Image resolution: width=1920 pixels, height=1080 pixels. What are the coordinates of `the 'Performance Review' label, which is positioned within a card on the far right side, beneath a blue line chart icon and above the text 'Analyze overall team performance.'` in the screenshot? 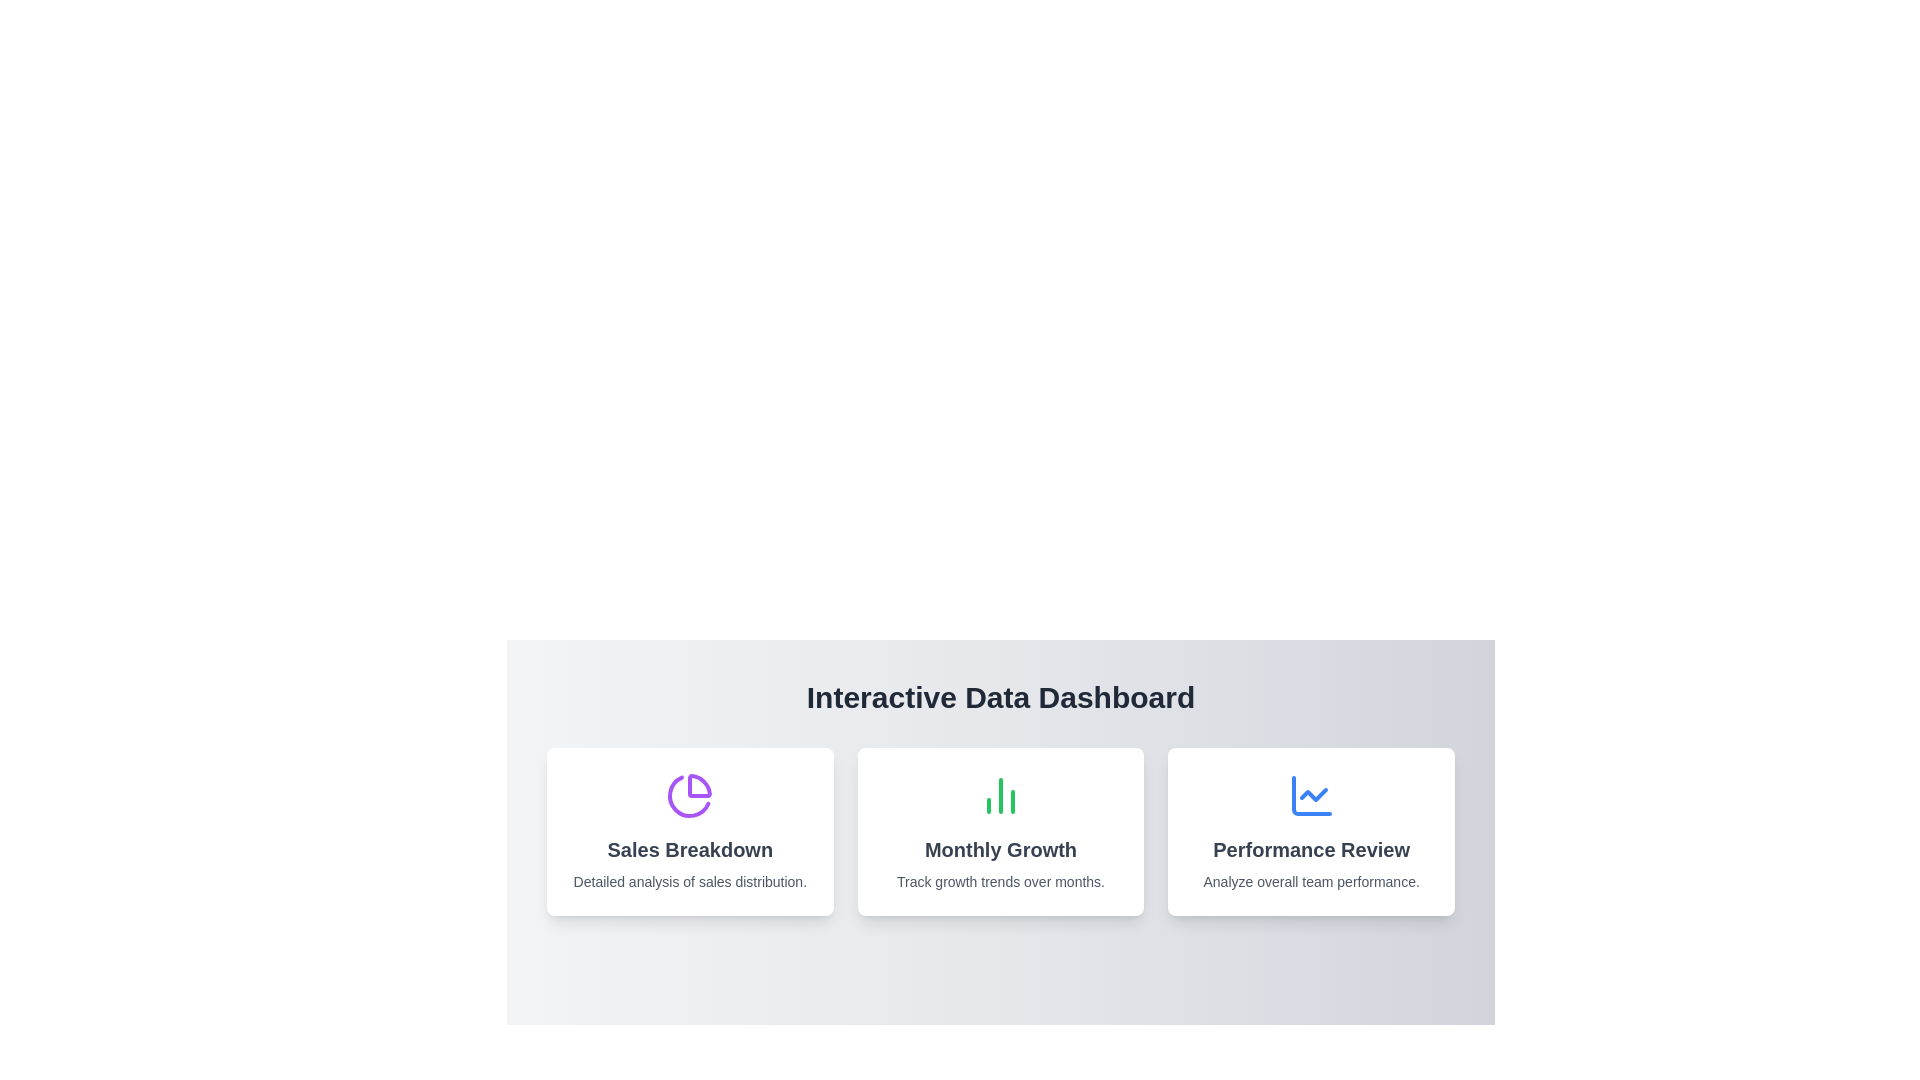 It's located at (1311, 849).